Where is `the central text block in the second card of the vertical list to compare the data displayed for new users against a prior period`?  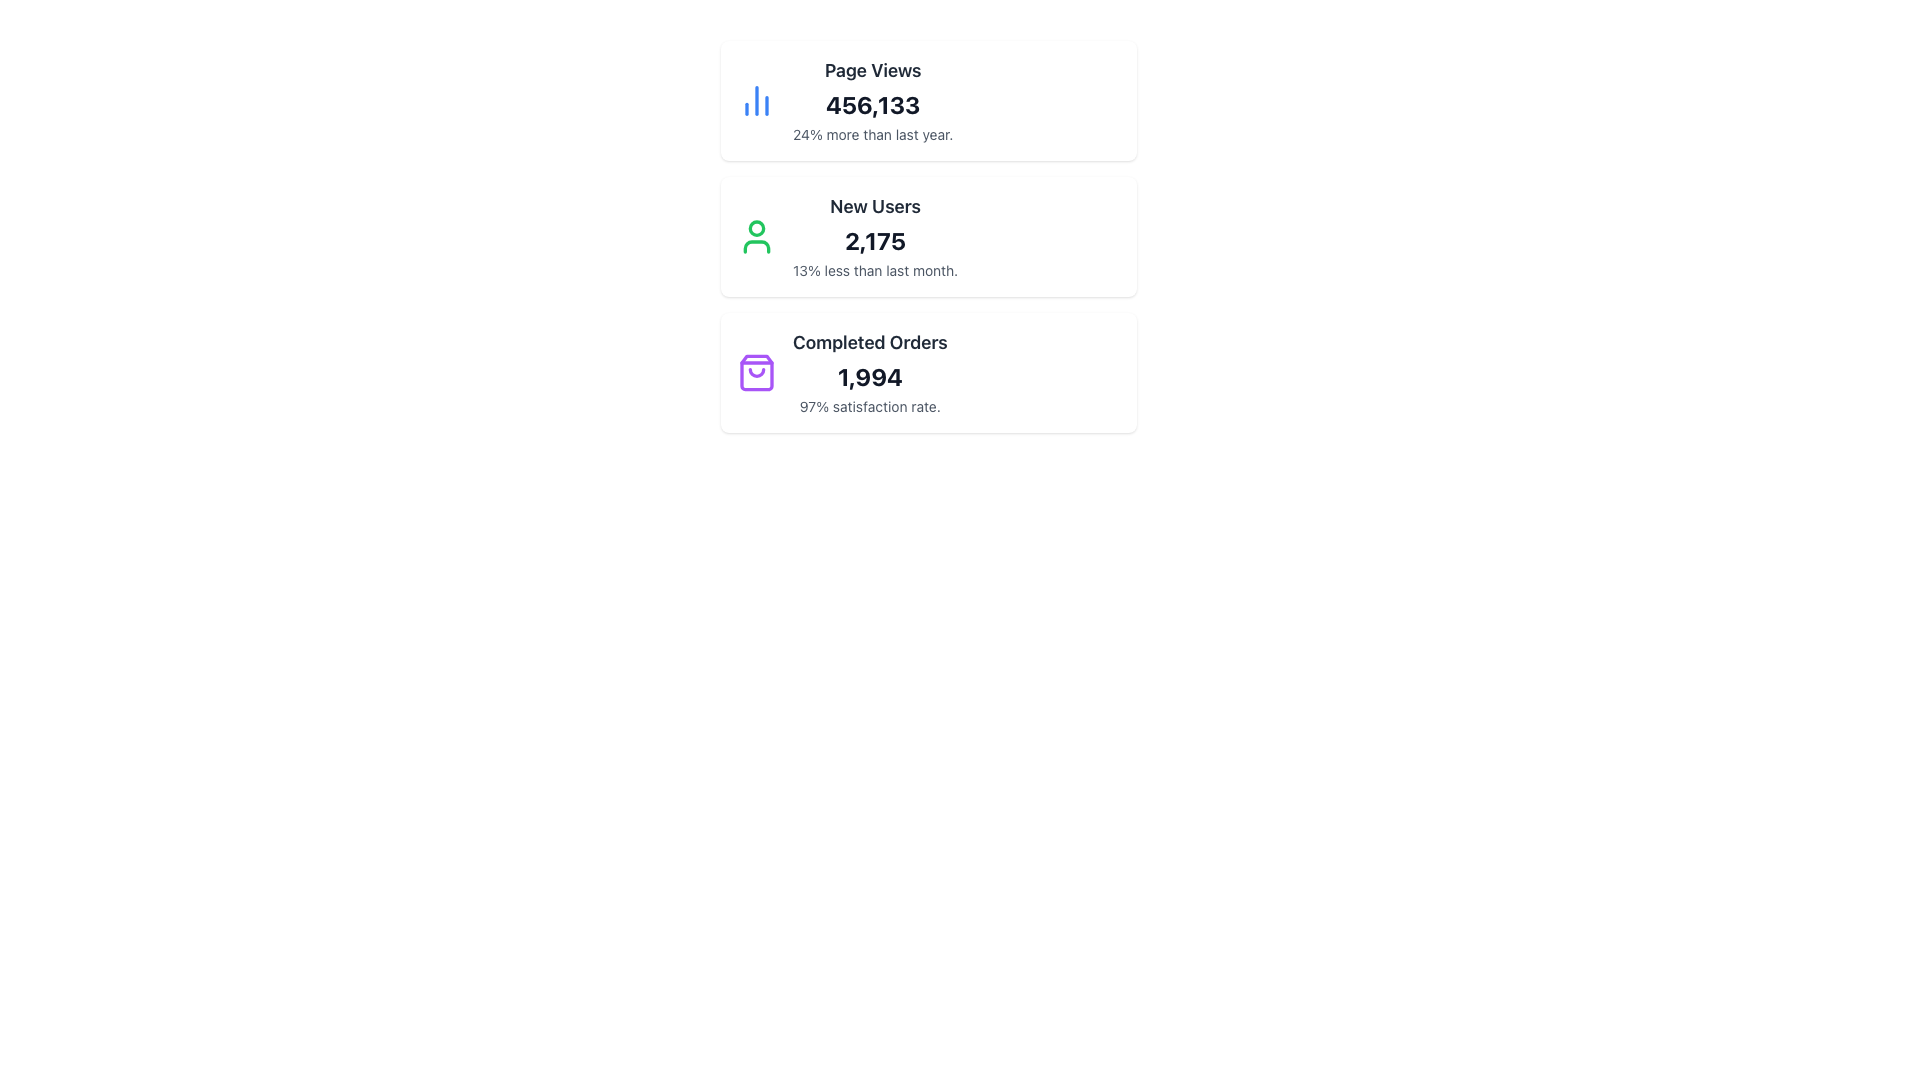
the central text block in the second card of the vertical list to compare the data displayed for new users against a prior period is located at coordinates (875, 235).